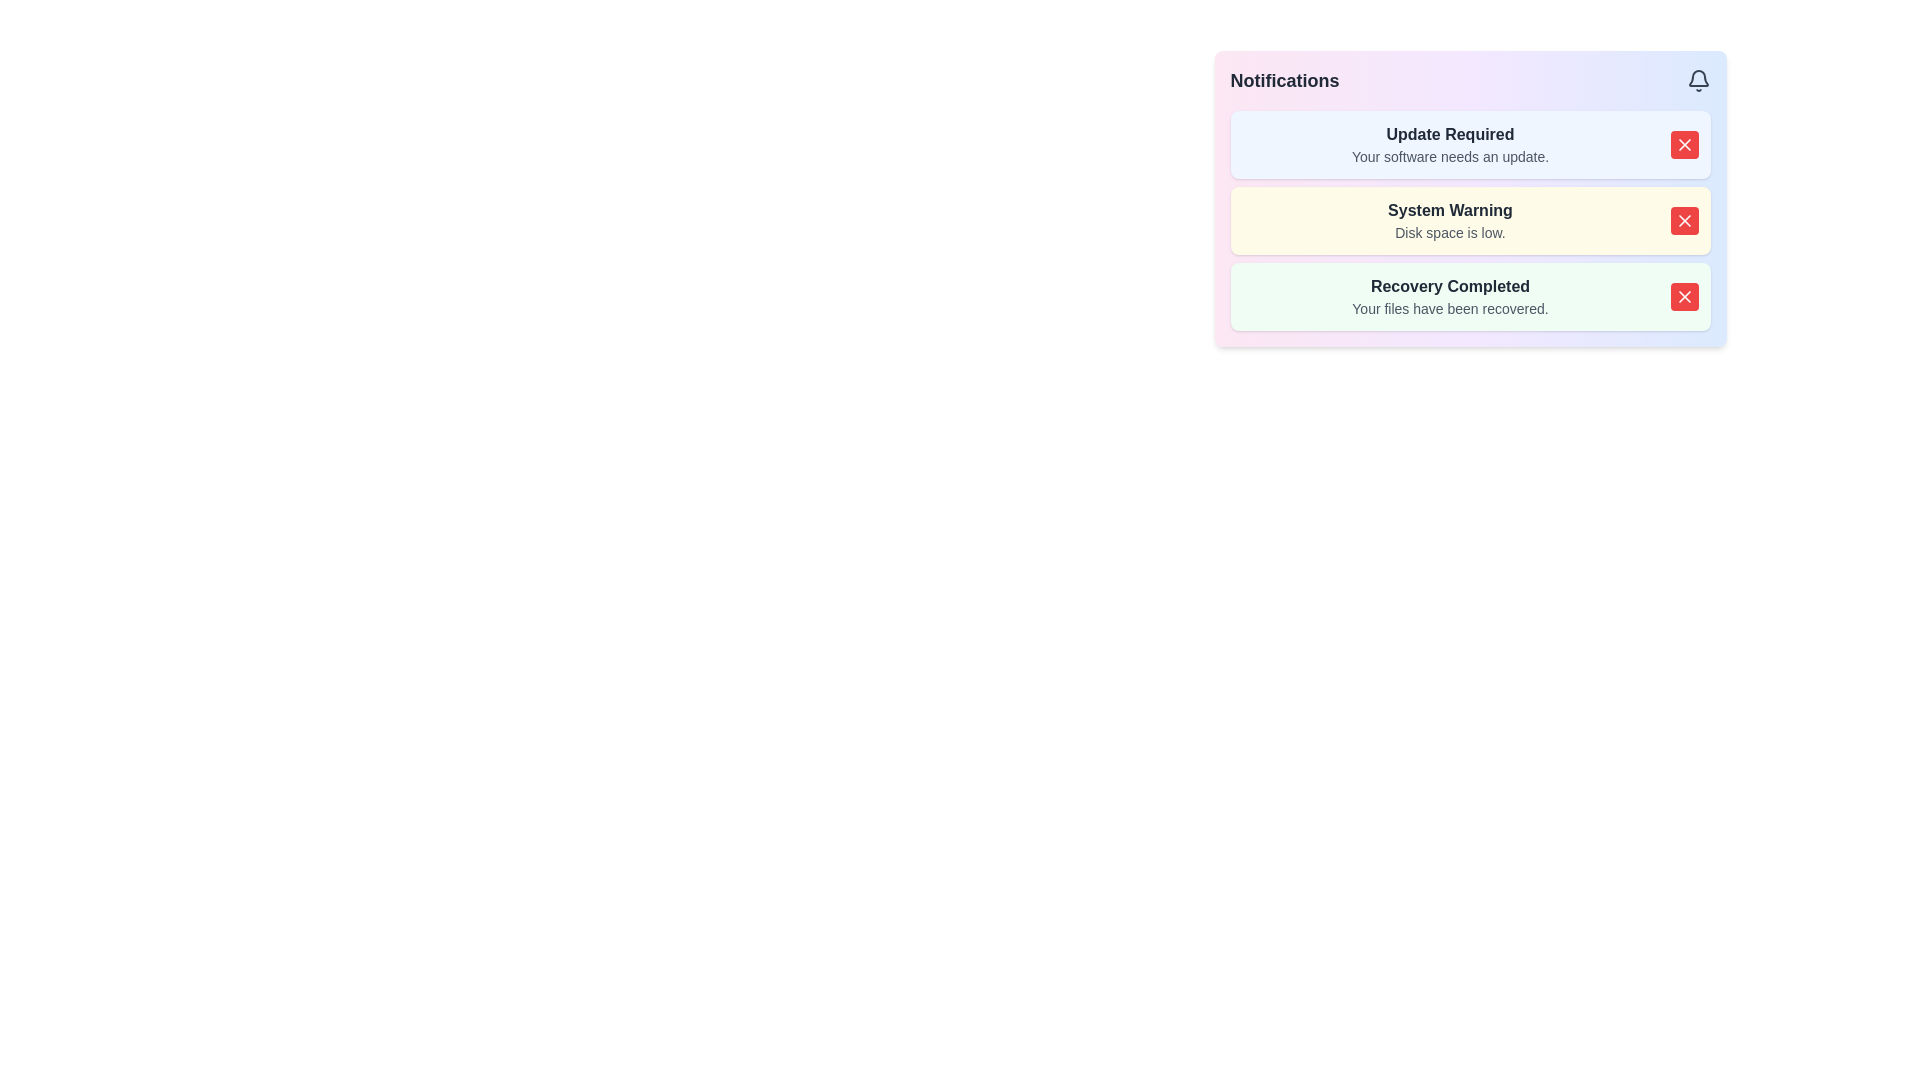 Image resolution: width=1920 pixels, height=1080 pixels. Describe the element at coordinates (1450, 156) in the screenshot. I see `the static text label that informs the user about the software update requirement, positioned below the bold text 'Update Required' in the notification panel` at that location.